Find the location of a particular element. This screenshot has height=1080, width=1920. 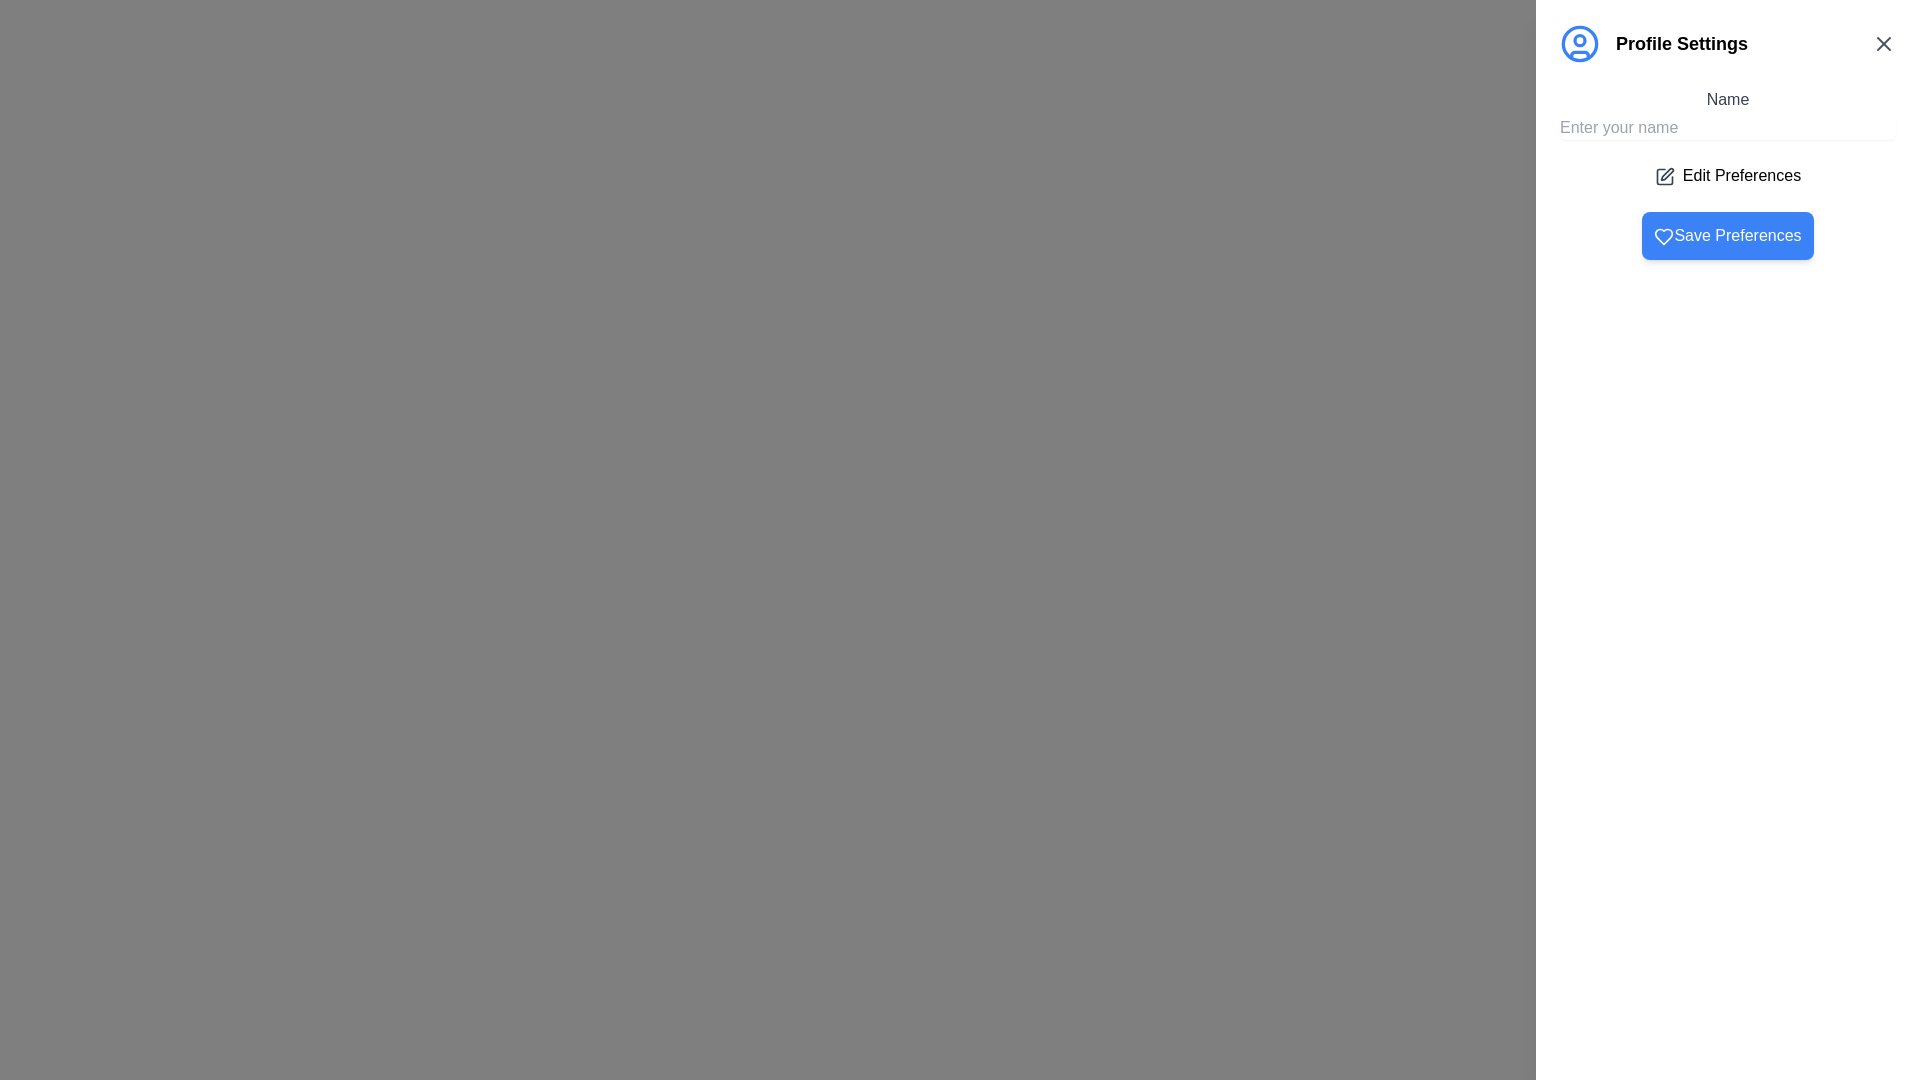

the close button icon, which is an 'X' shape located in the upper-right corner of the right-side panel is located at coordinates (1882, 43).